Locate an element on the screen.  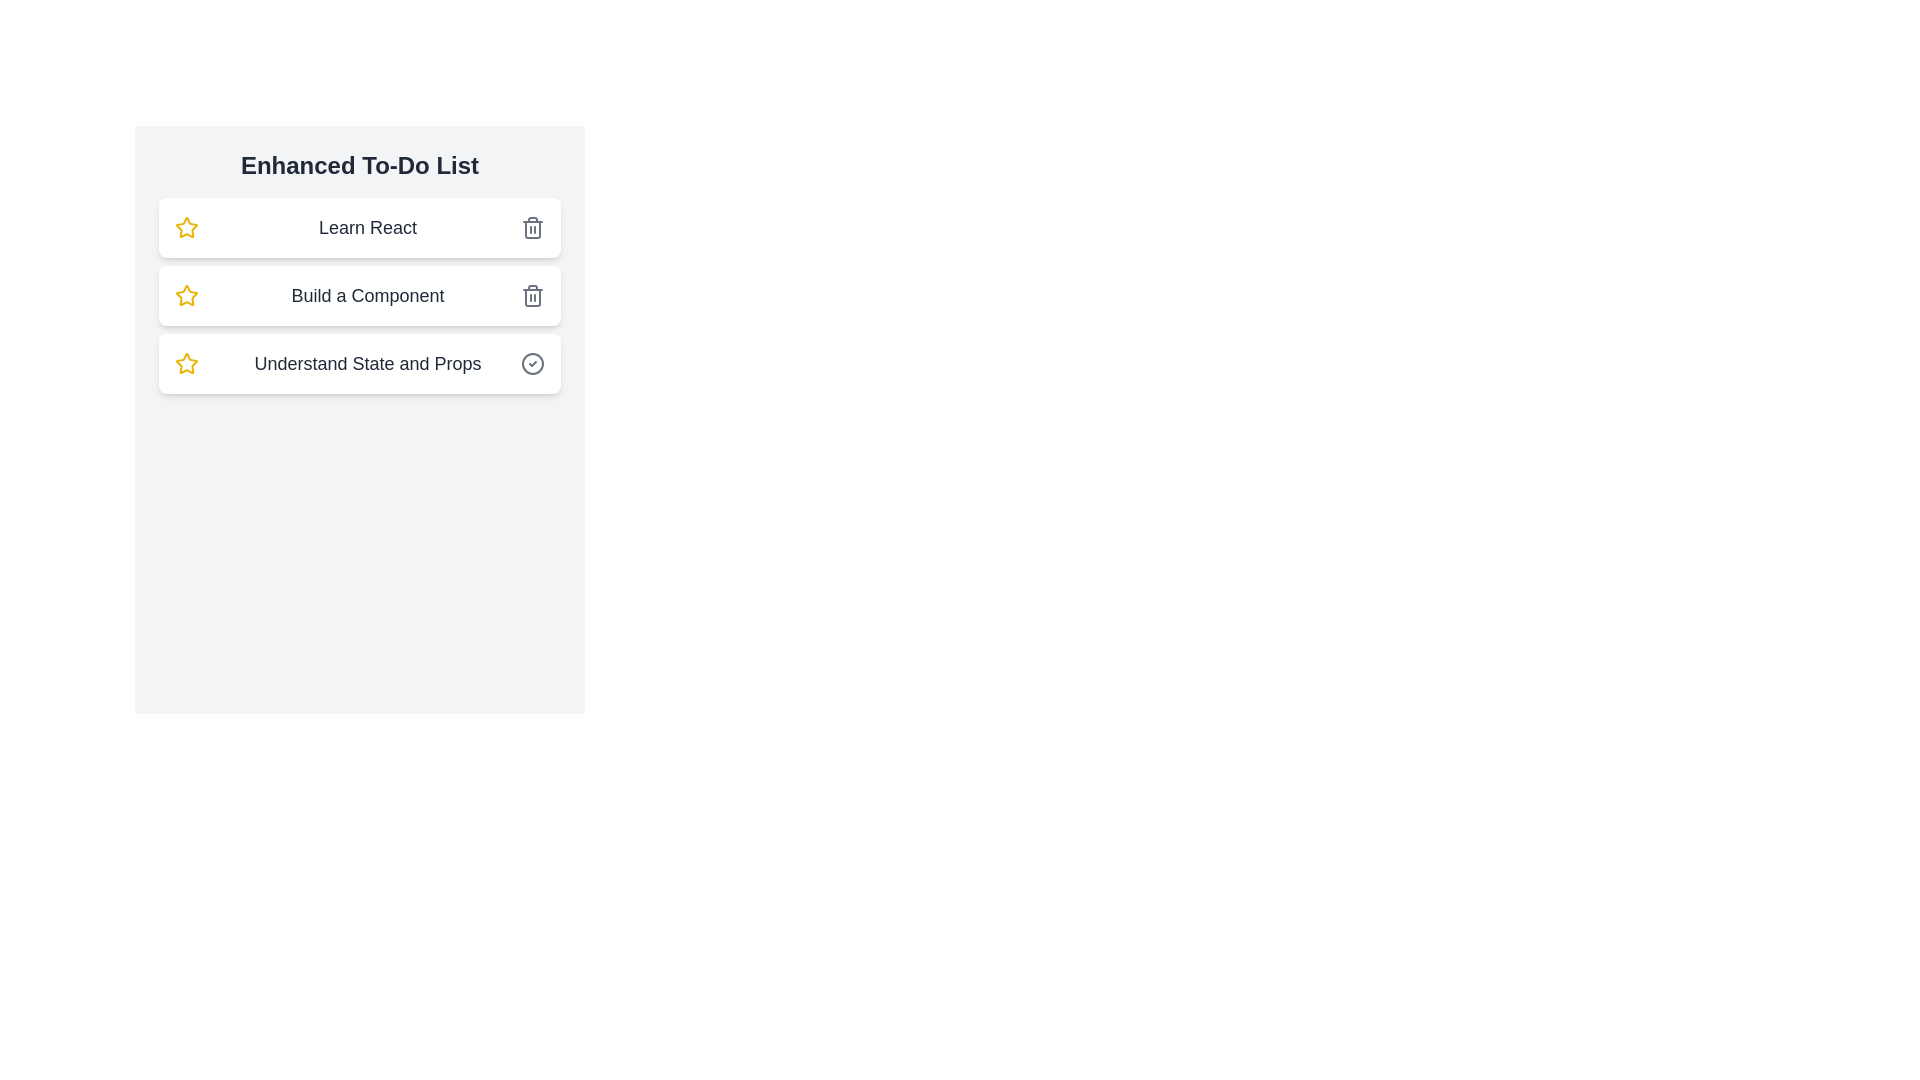
the first star-shaped icon with a yellow border and a white center in the 'Enhanced To-Do List' interface is located at coordinates (187, 226).